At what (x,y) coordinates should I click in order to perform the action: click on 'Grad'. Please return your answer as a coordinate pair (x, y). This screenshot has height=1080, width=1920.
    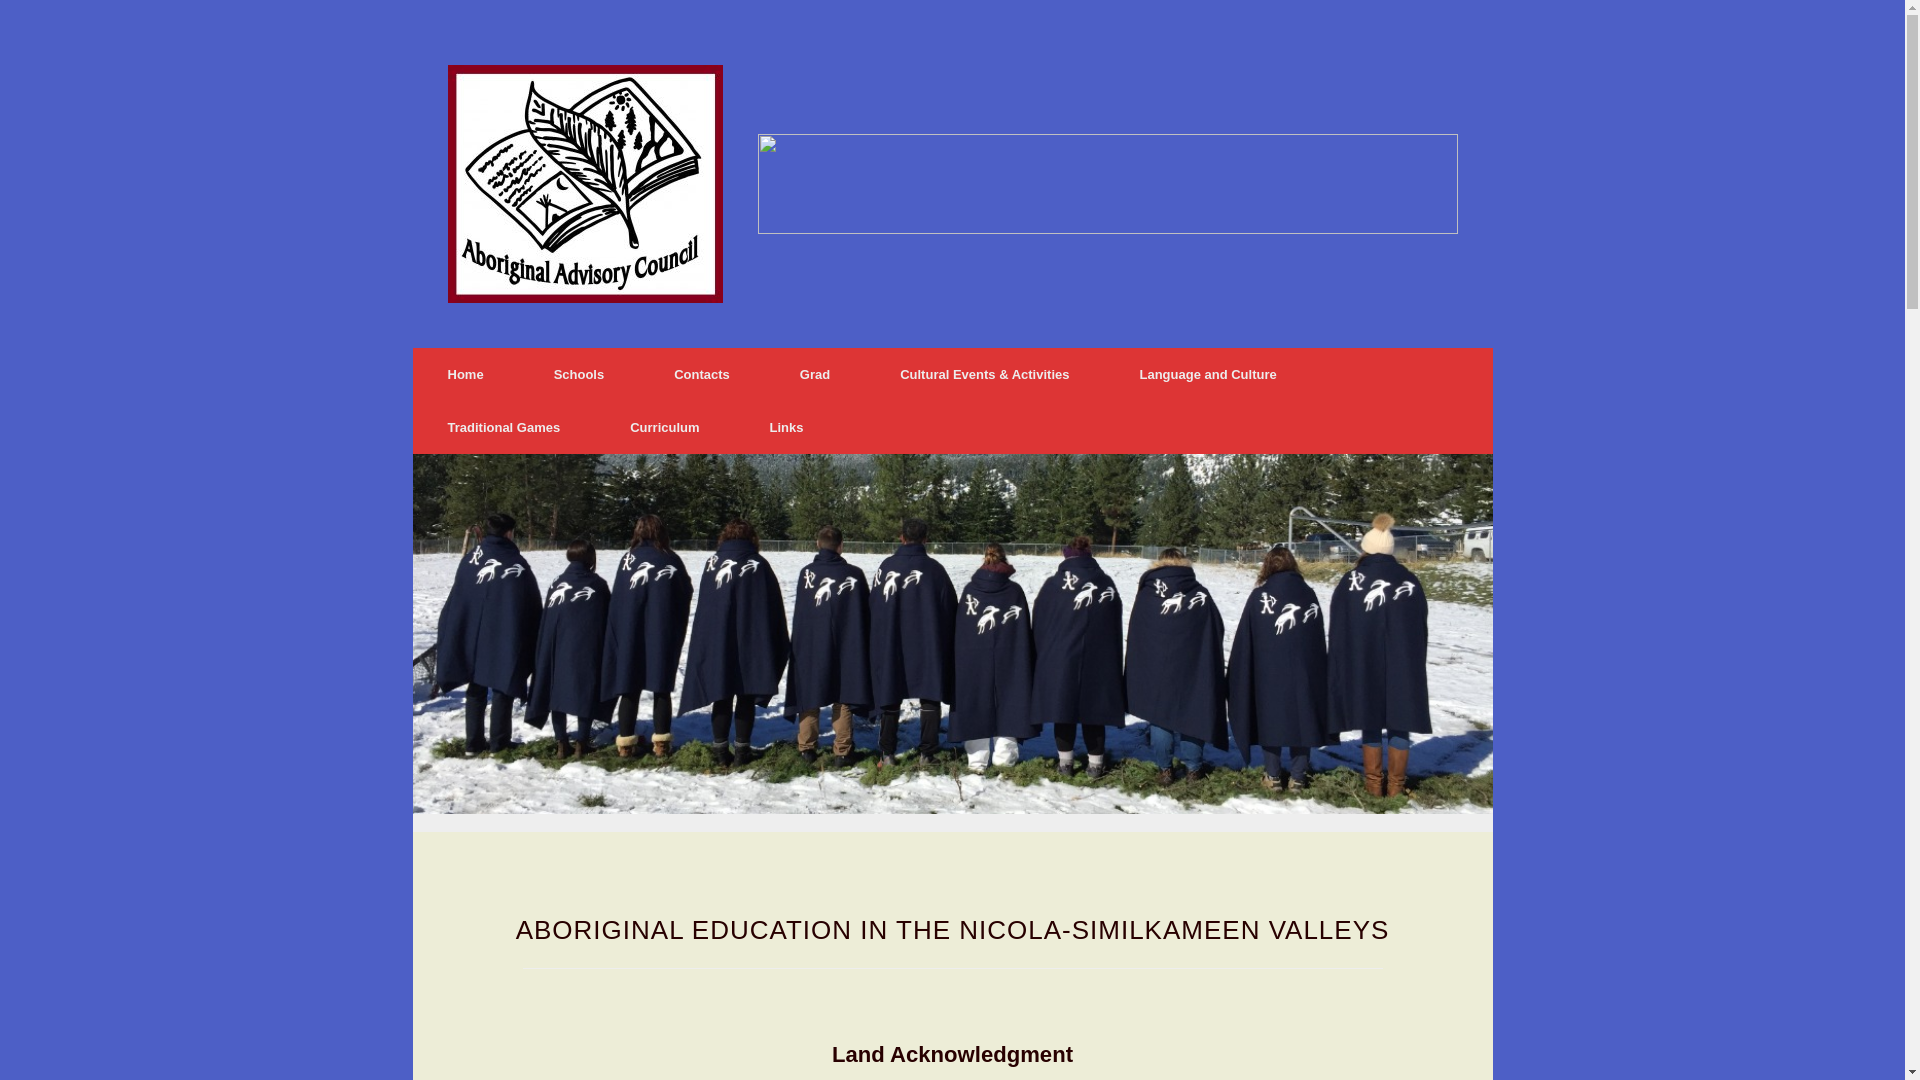
    Looking at the image, I should click on (815, 374).